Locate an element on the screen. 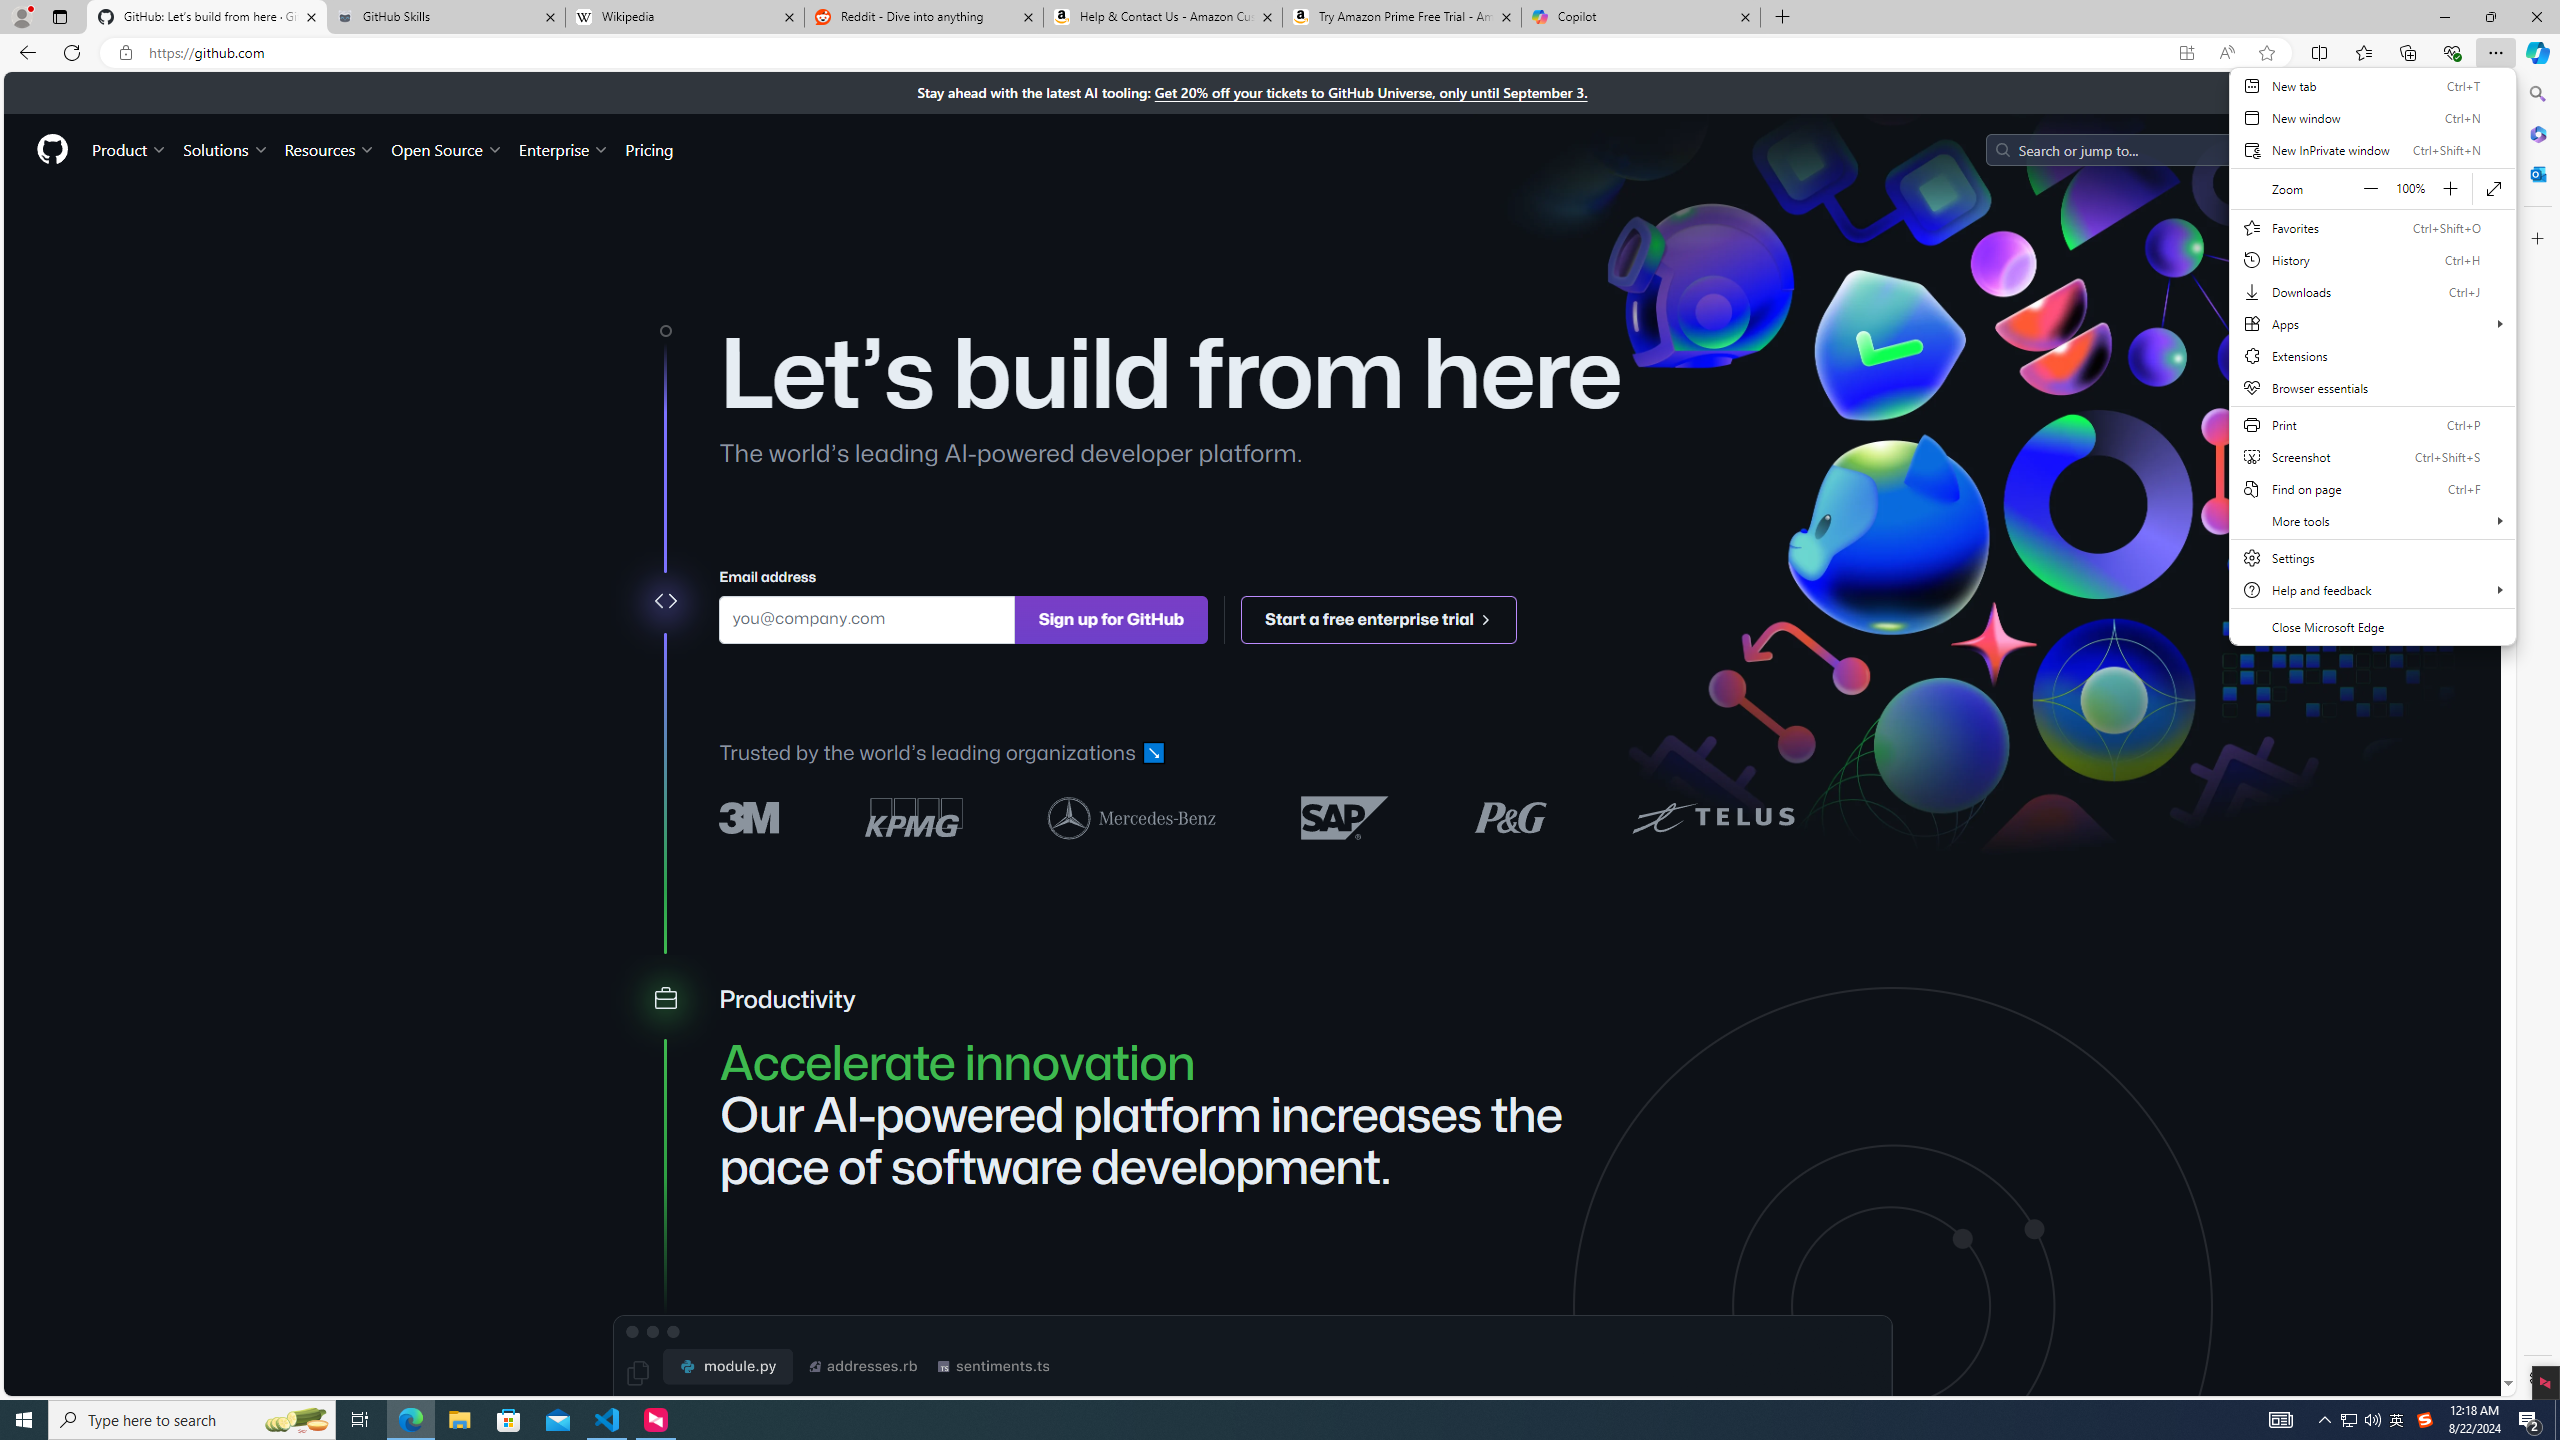 The height and width of the screenshot is (1440, 2560). 'App available. Install GitHub' is located at coordinates (2185, 53).